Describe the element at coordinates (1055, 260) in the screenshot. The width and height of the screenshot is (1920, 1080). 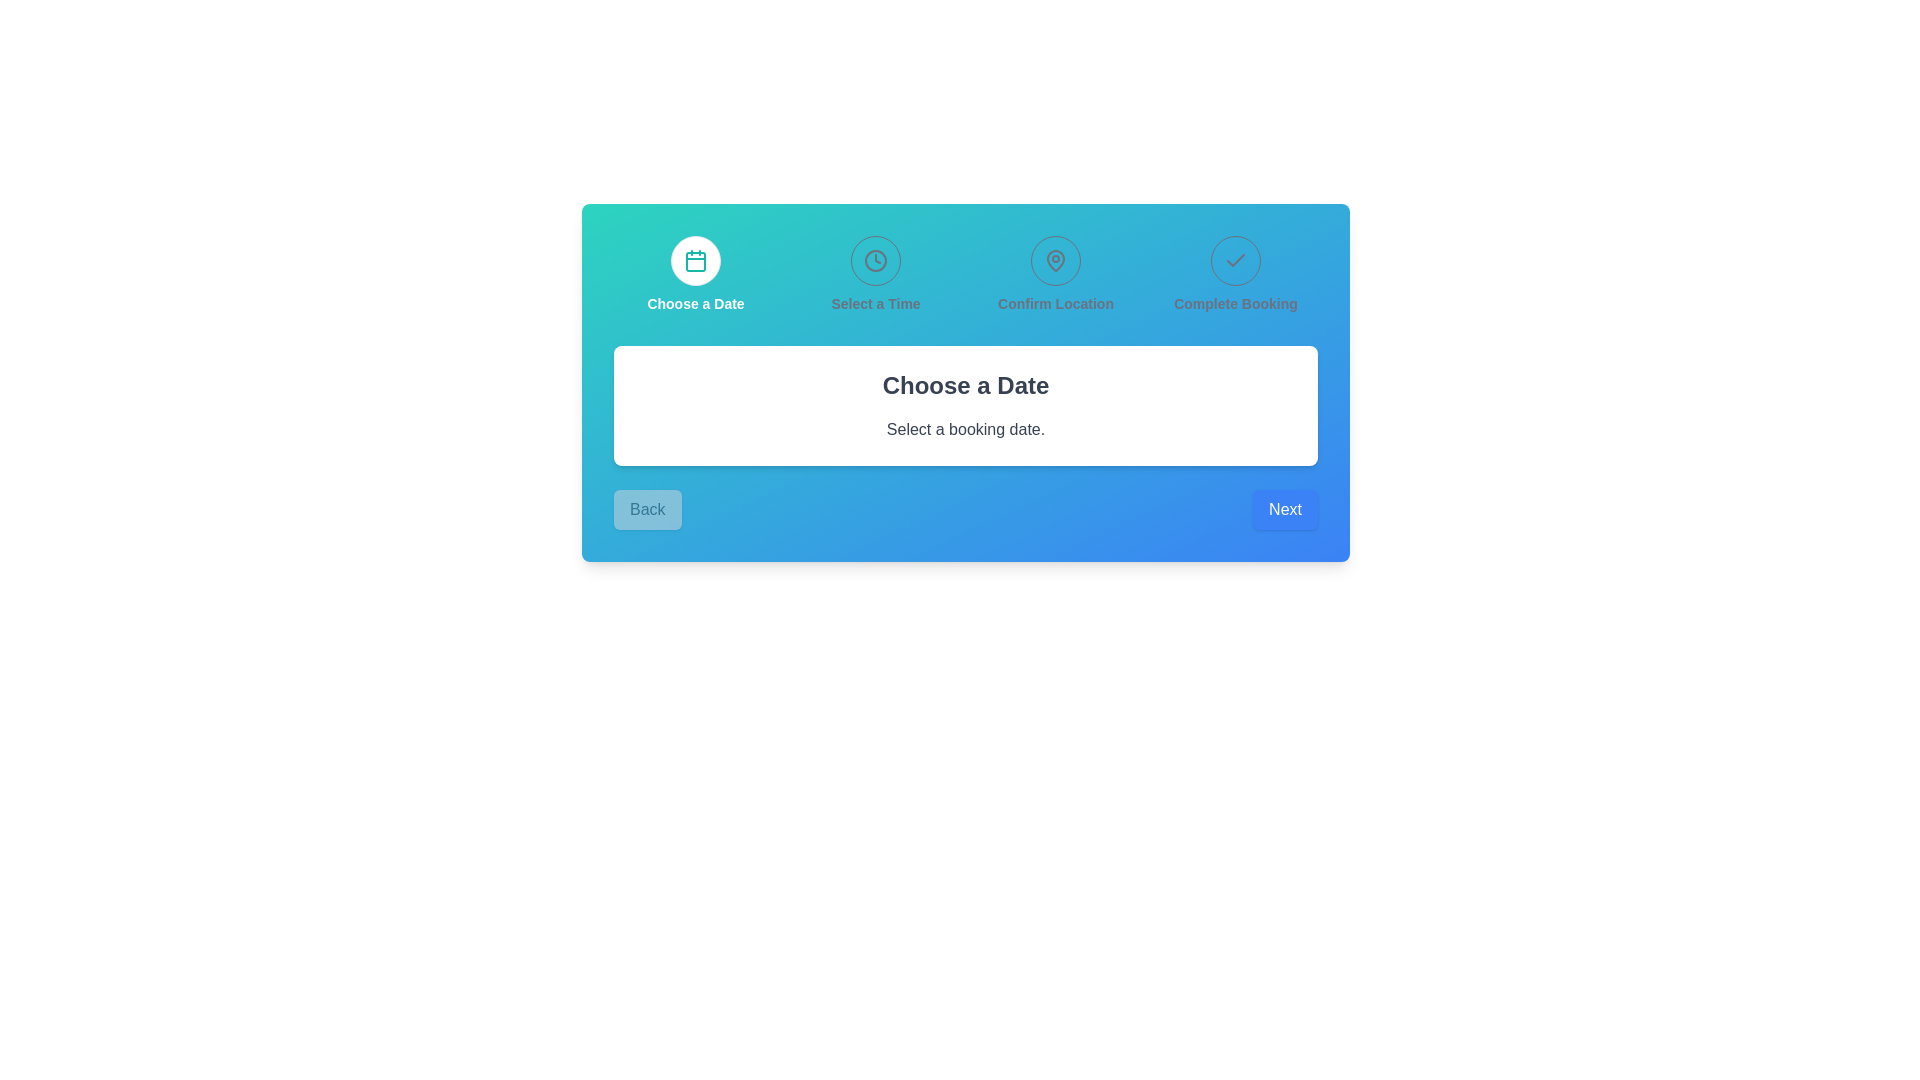
I see `the 'Confirm Location' icon in the booking process navigation bar, which is the third element in the sequence` at that location.